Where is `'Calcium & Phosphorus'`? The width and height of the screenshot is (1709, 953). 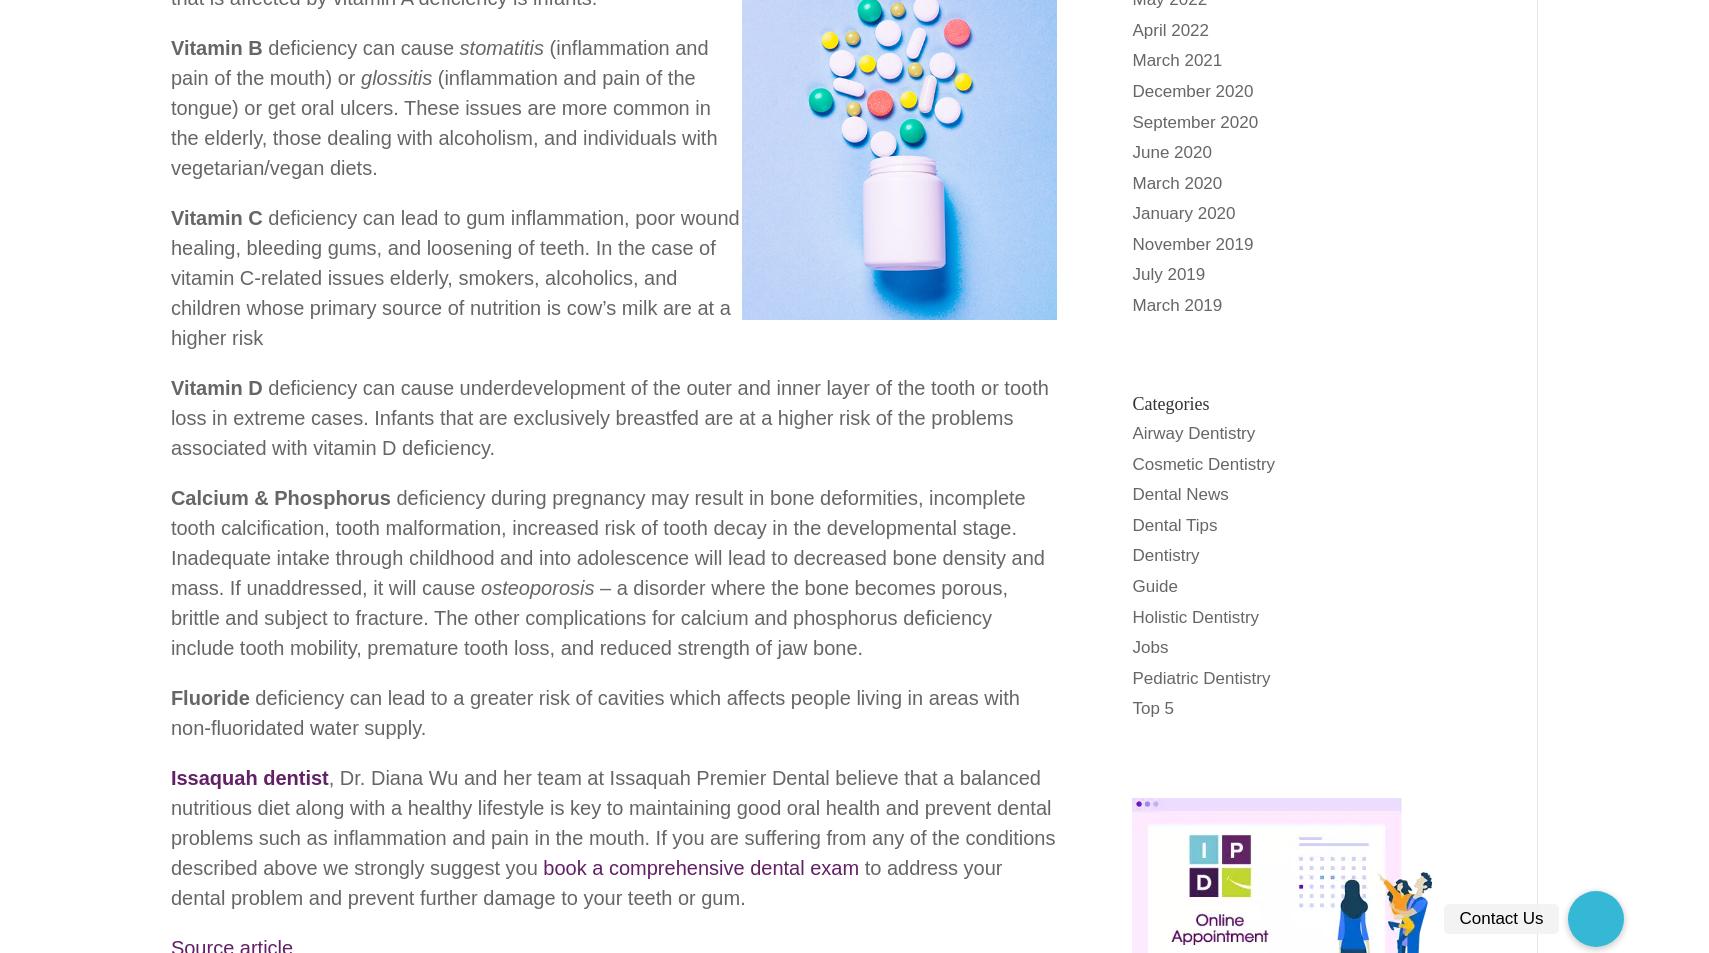 'Calcium & Phosphorus' is located at coordinates (278, 496).